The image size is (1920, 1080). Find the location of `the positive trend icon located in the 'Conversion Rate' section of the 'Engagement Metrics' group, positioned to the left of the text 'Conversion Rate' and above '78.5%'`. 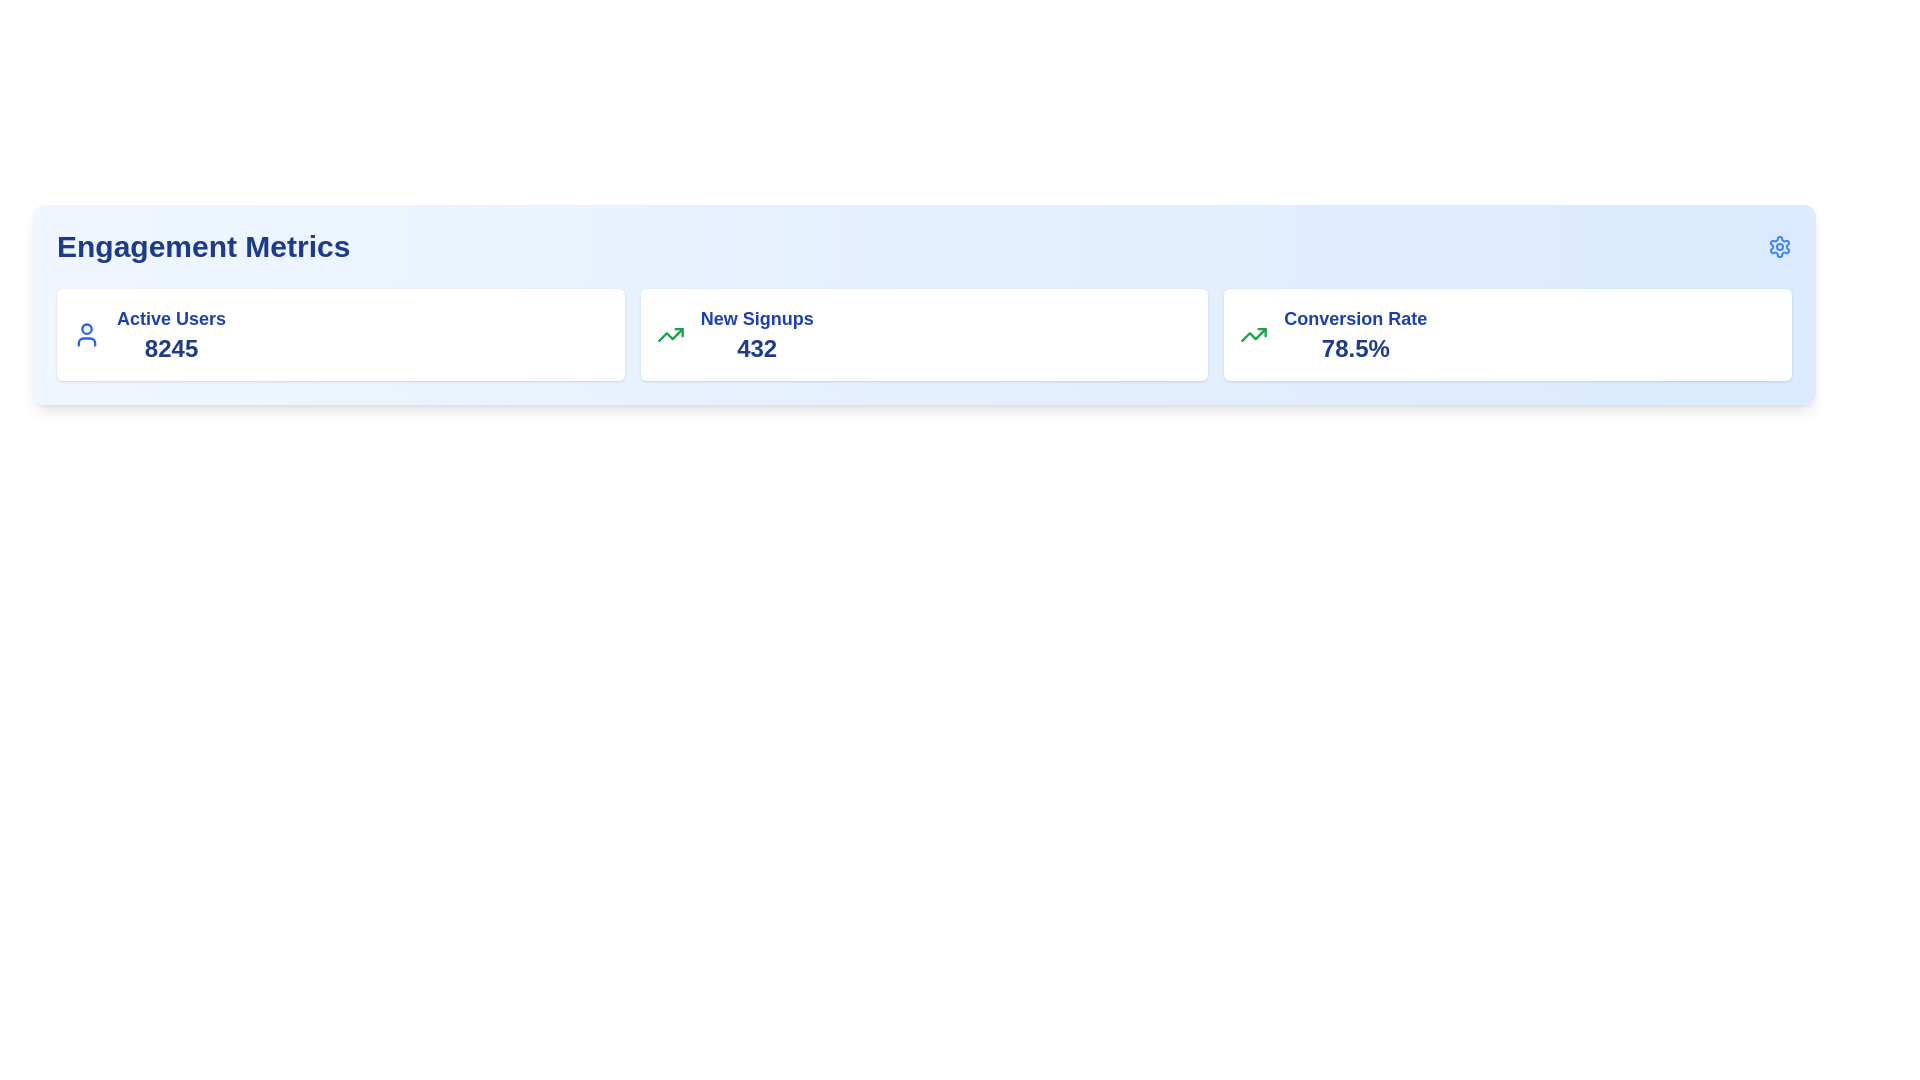

the positive trend icon located in the 'Conversion Rate' section of the 'Engagement Metrics' group, positioned to the left of the text 'Conversion Rate' and above '78.5%' is located at coordinates (1253, 334).